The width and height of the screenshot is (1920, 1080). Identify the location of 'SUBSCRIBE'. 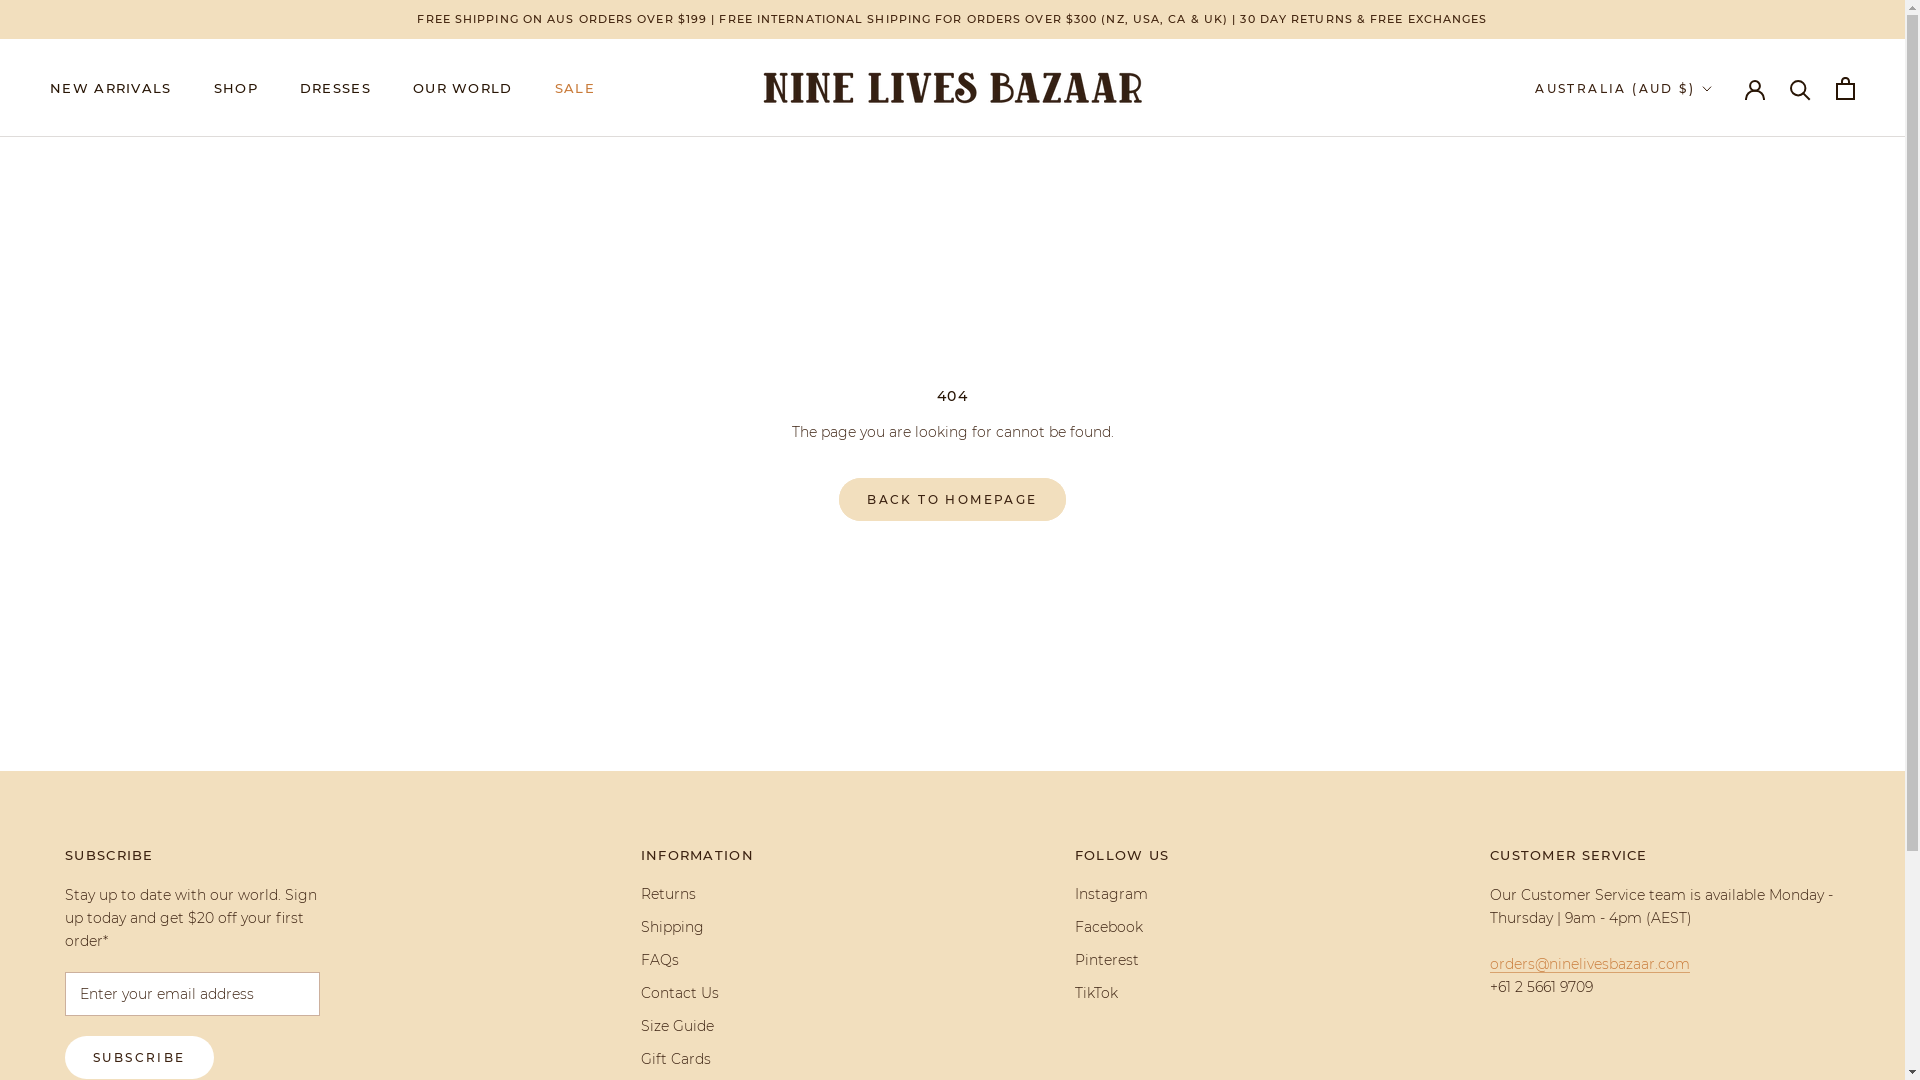
(138, 1056).